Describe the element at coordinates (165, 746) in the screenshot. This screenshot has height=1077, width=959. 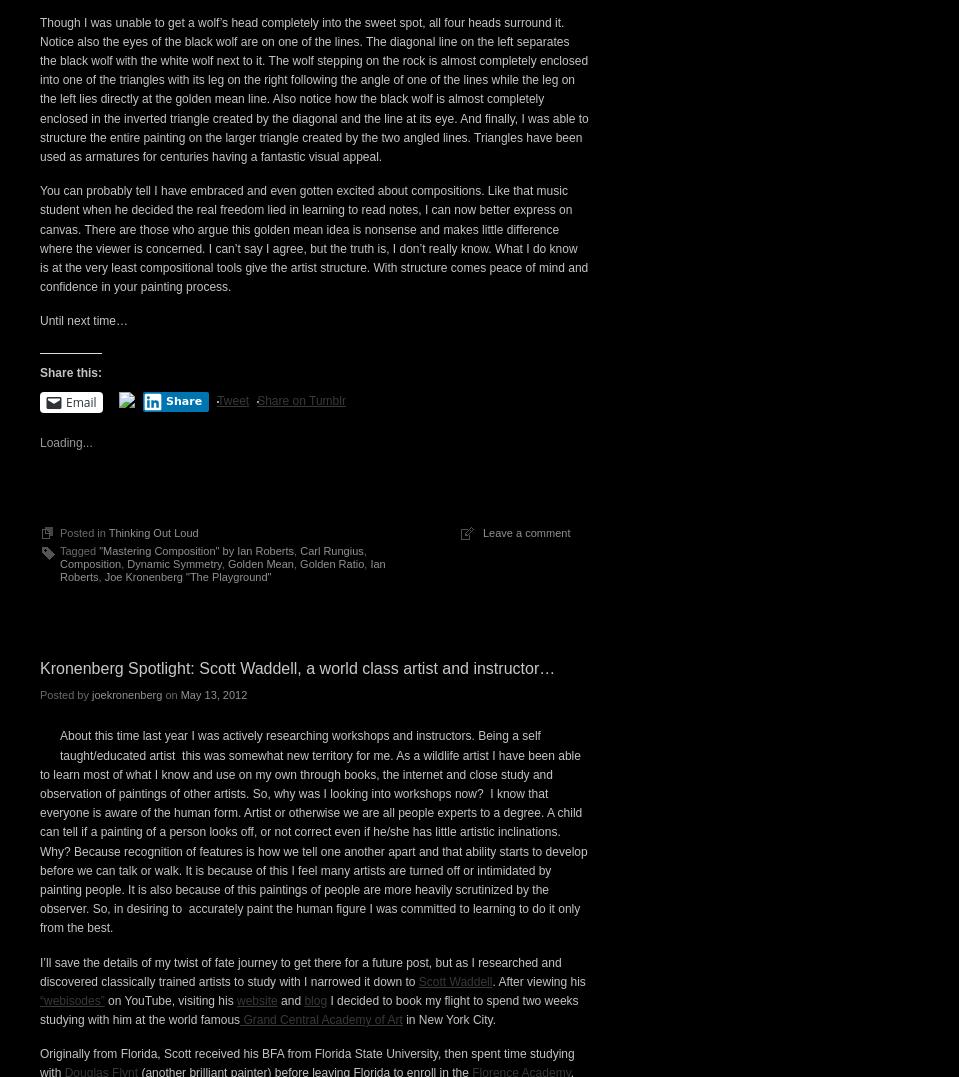
I see `'Share'` at that location.